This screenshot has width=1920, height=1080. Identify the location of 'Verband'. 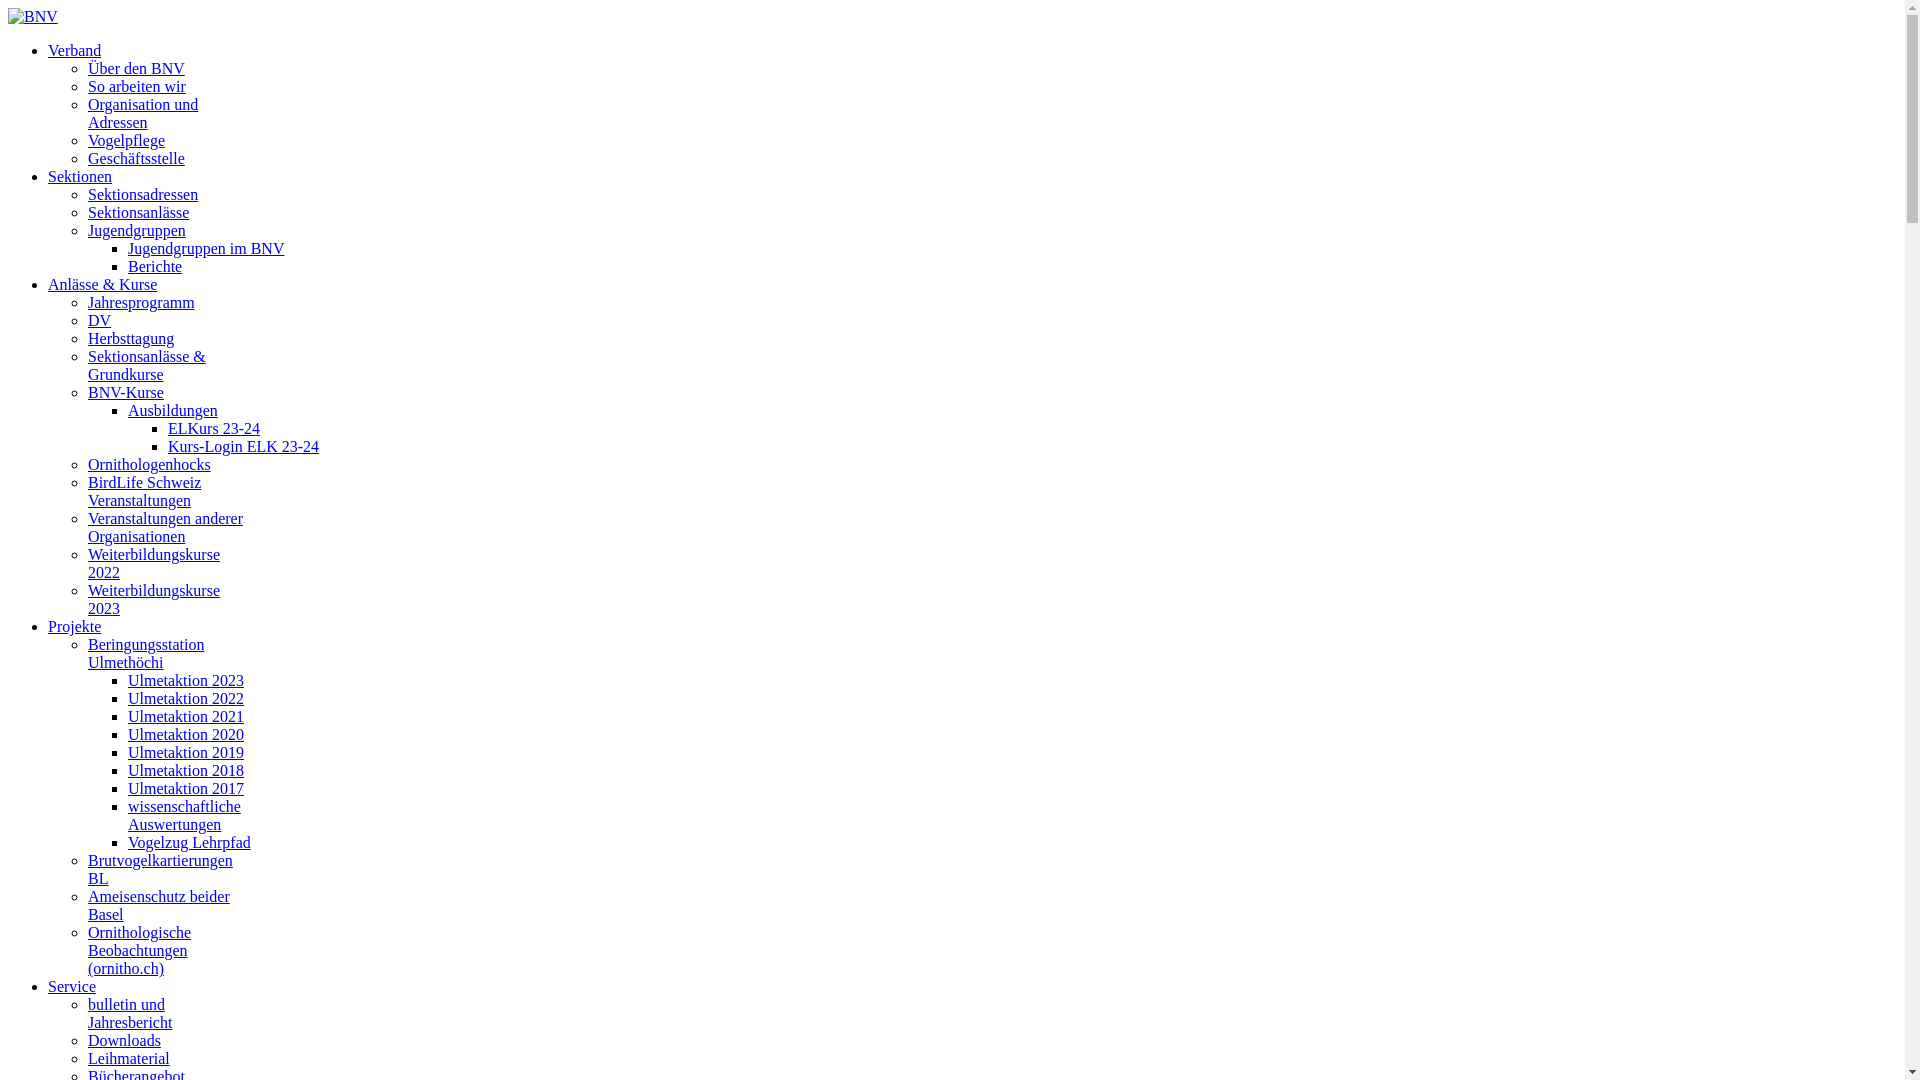
(74, 49).